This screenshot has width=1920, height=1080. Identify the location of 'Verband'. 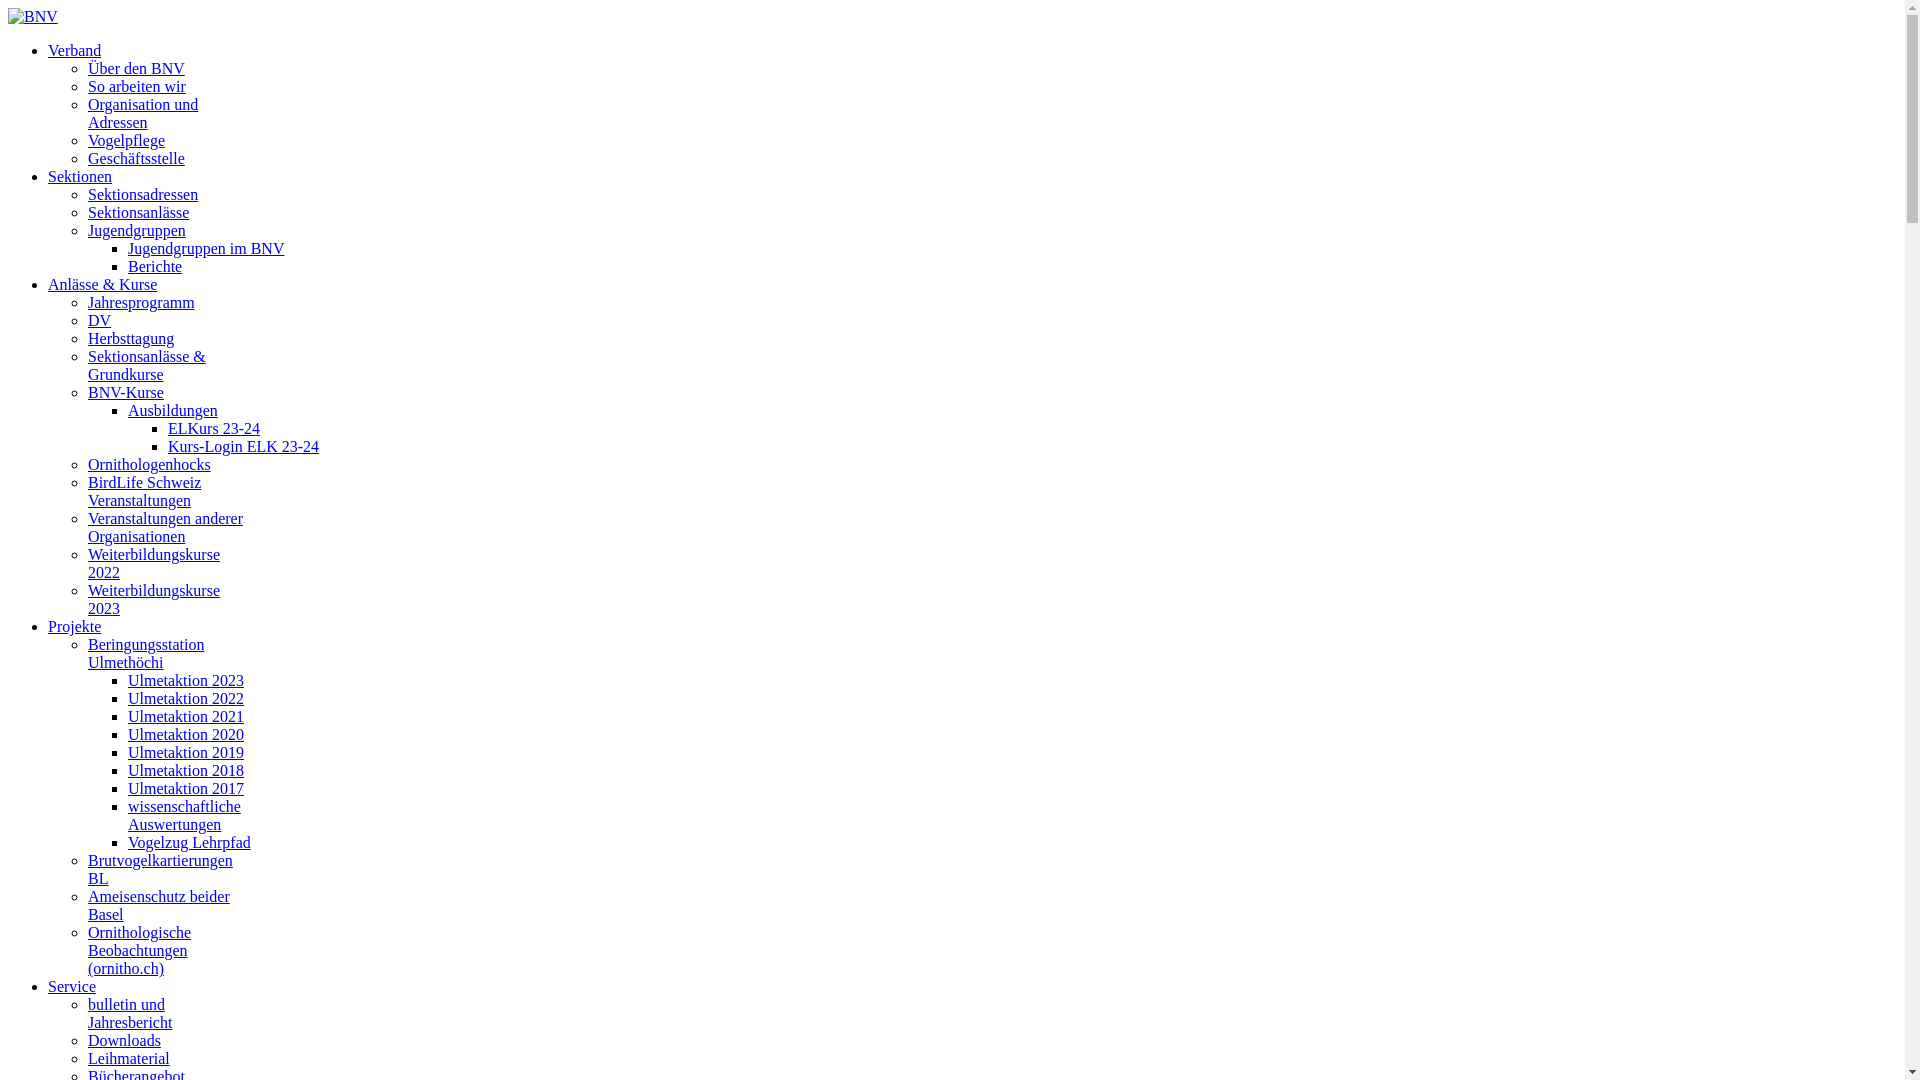
(74, 49).